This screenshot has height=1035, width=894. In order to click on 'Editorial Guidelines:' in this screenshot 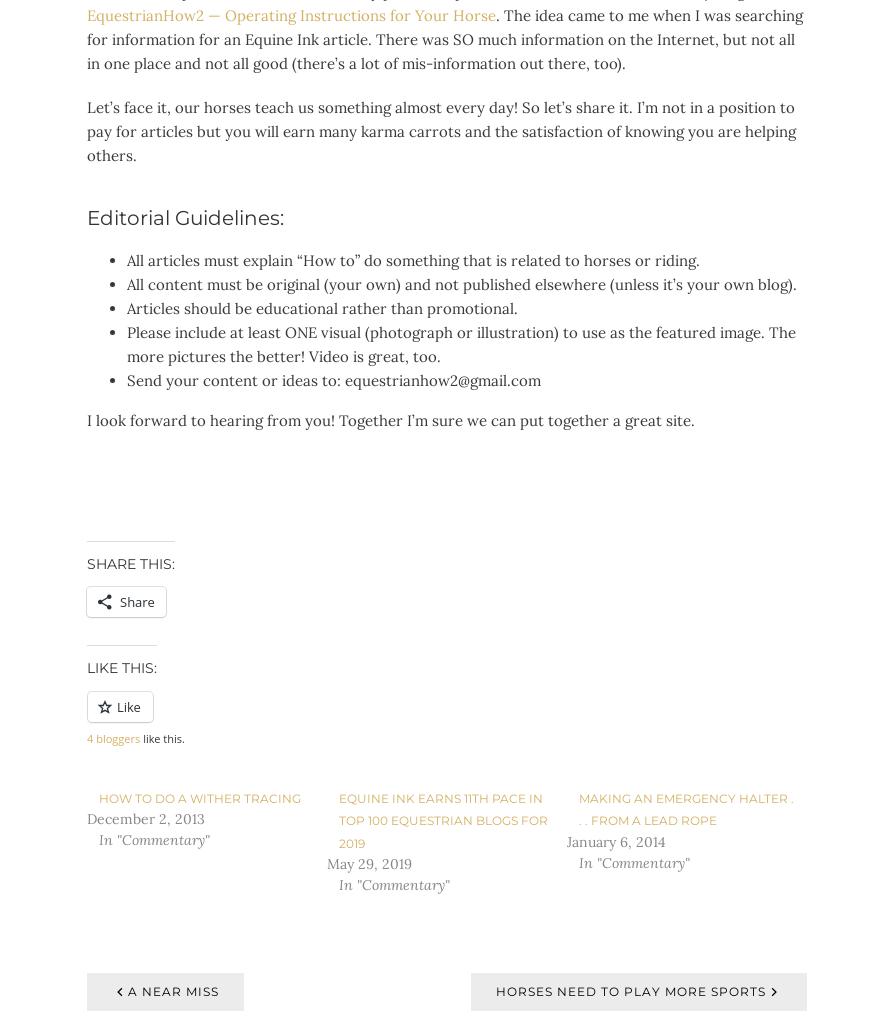, I will do `click(185, 217)`.